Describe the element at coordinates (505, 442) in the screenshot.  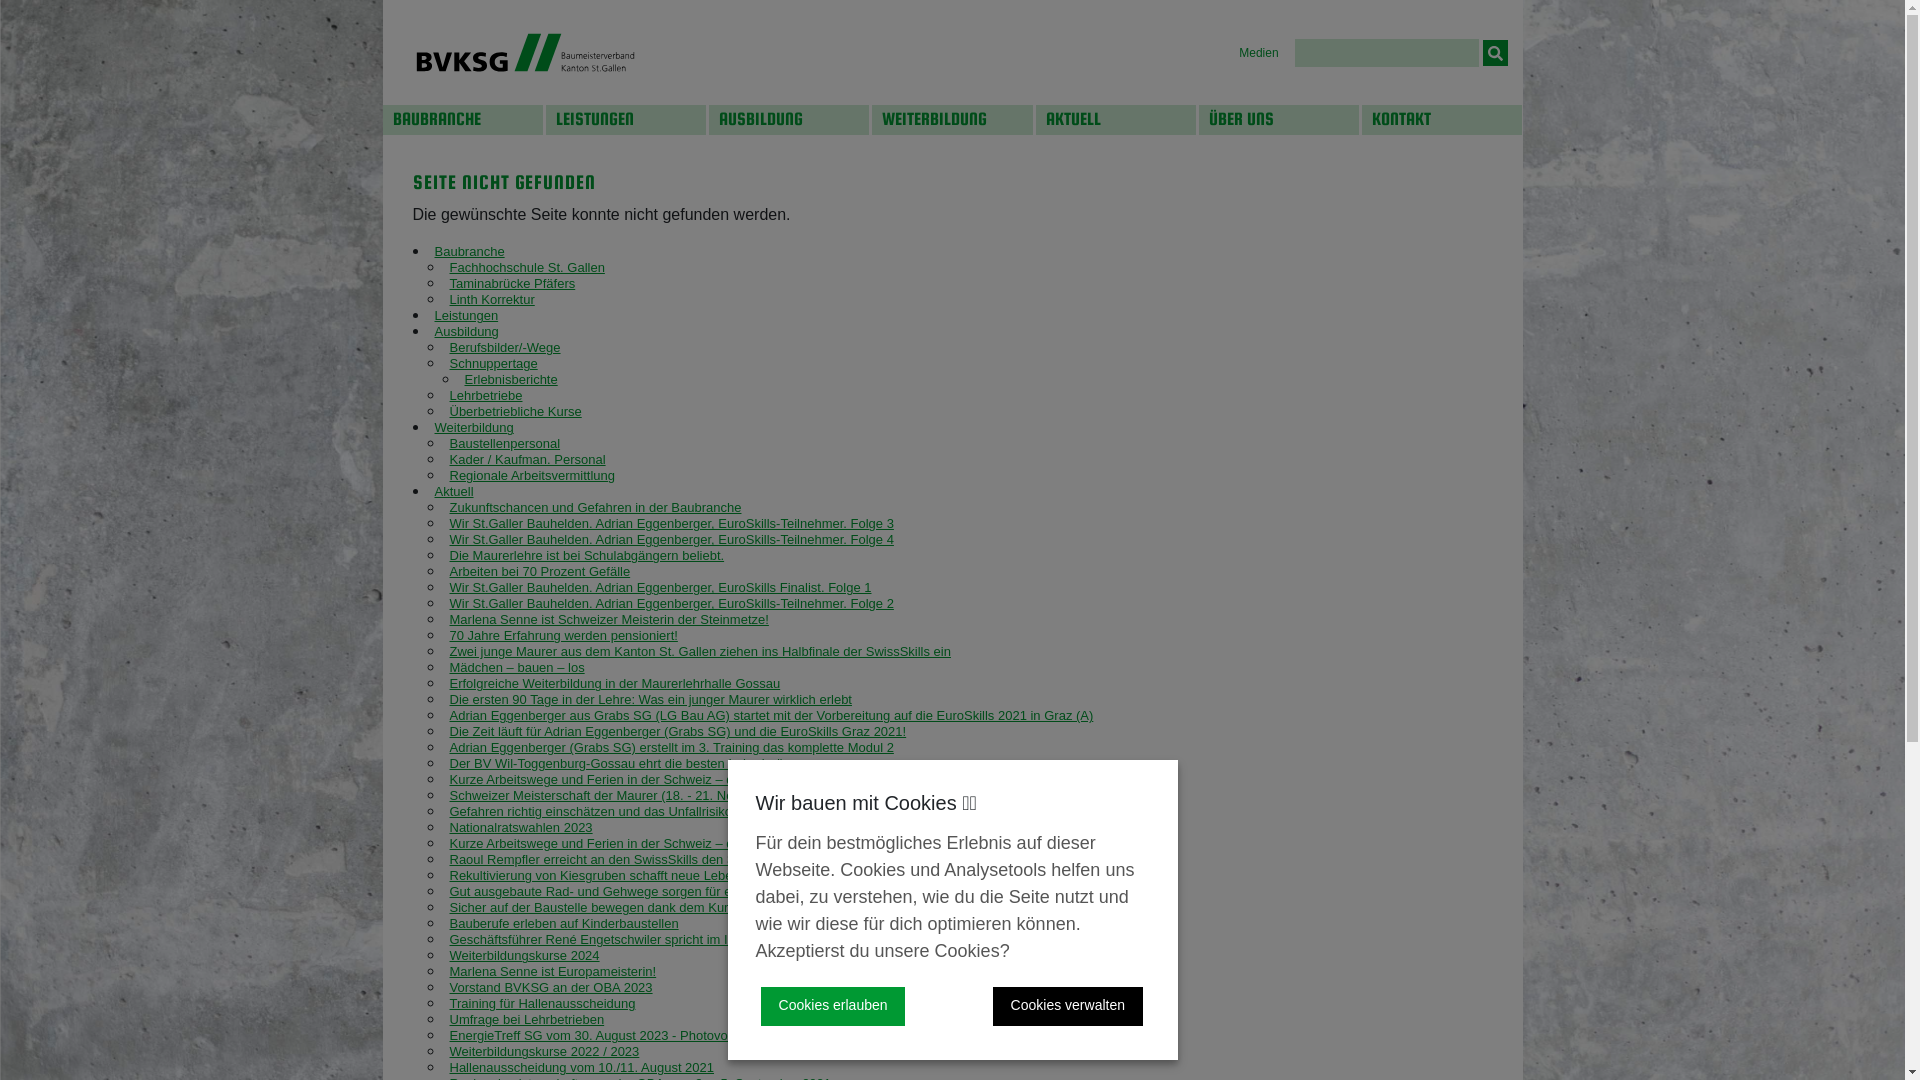
I see `'Baustellenpersonal'` at that location.